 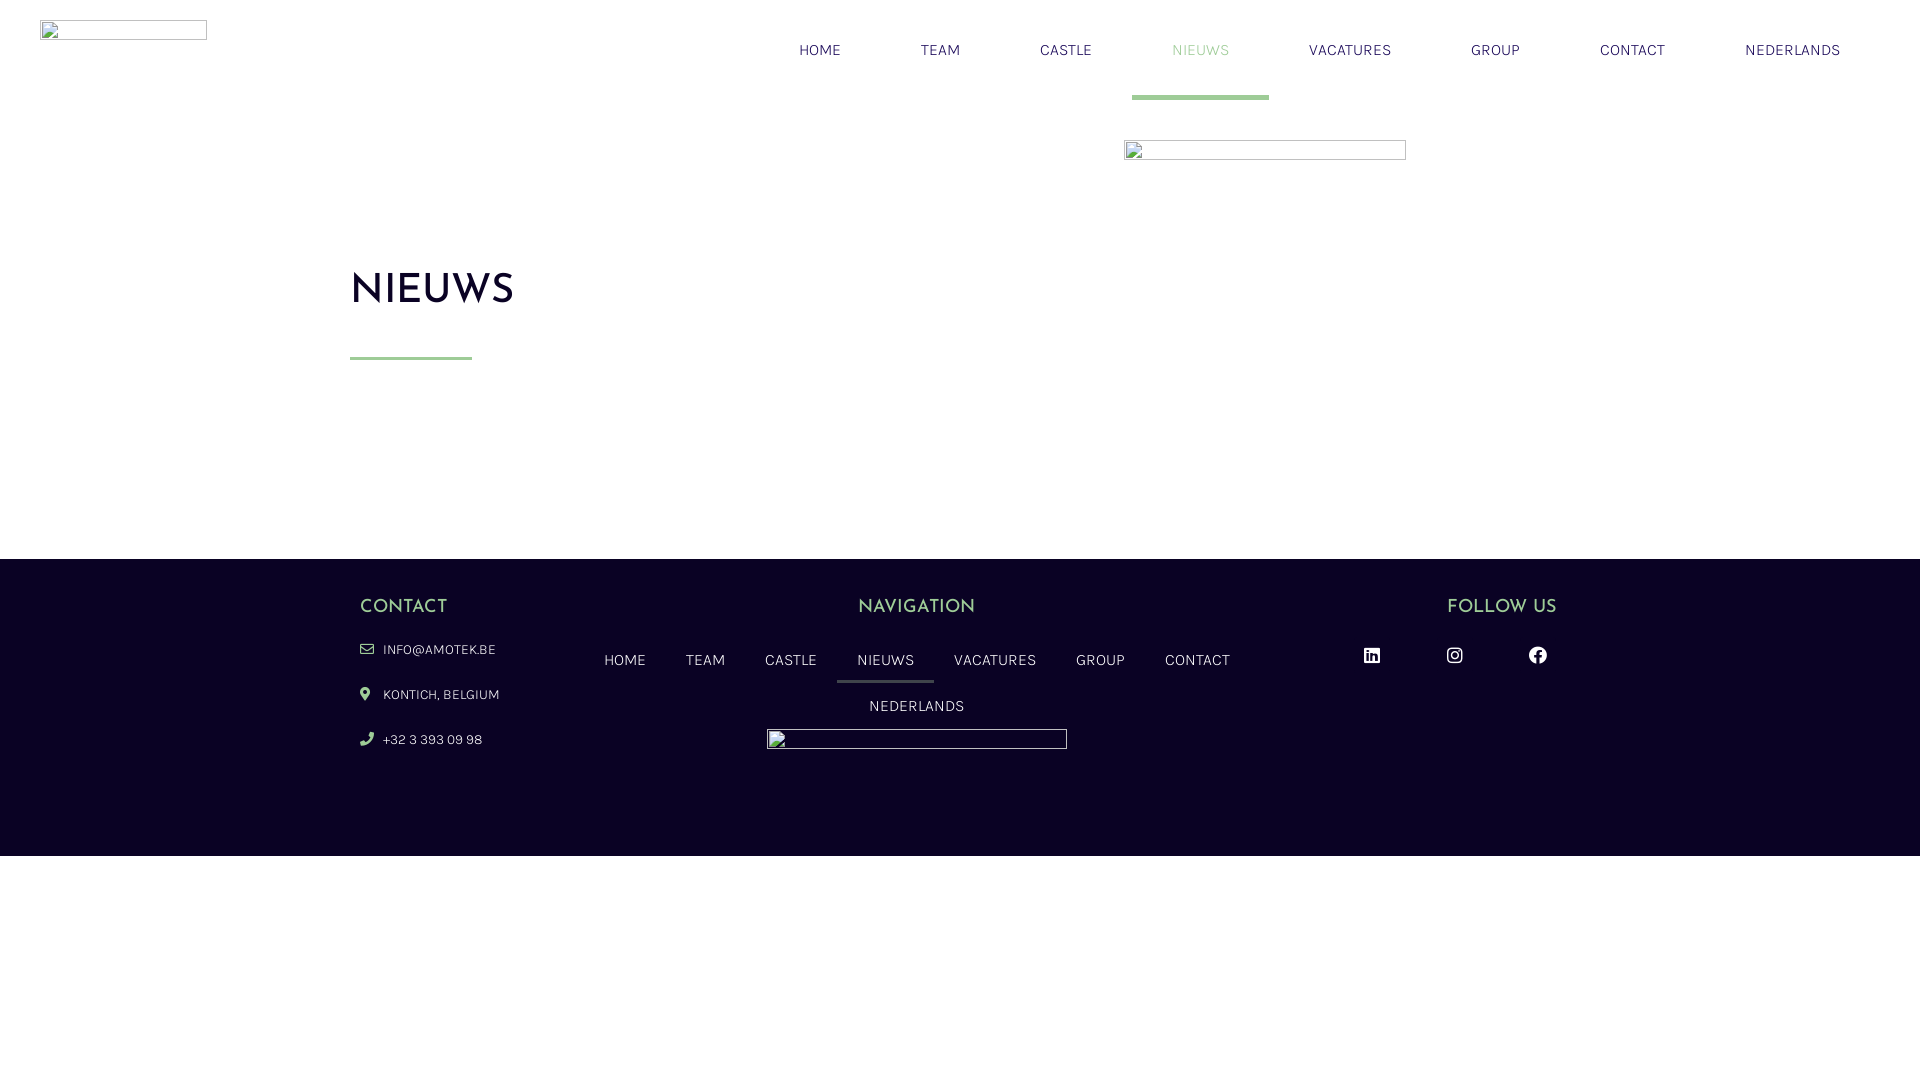 What do you see at coordinates (994, 659) in the screenshot?
I see `'VACATURES'` at bounding box center [994, 659].